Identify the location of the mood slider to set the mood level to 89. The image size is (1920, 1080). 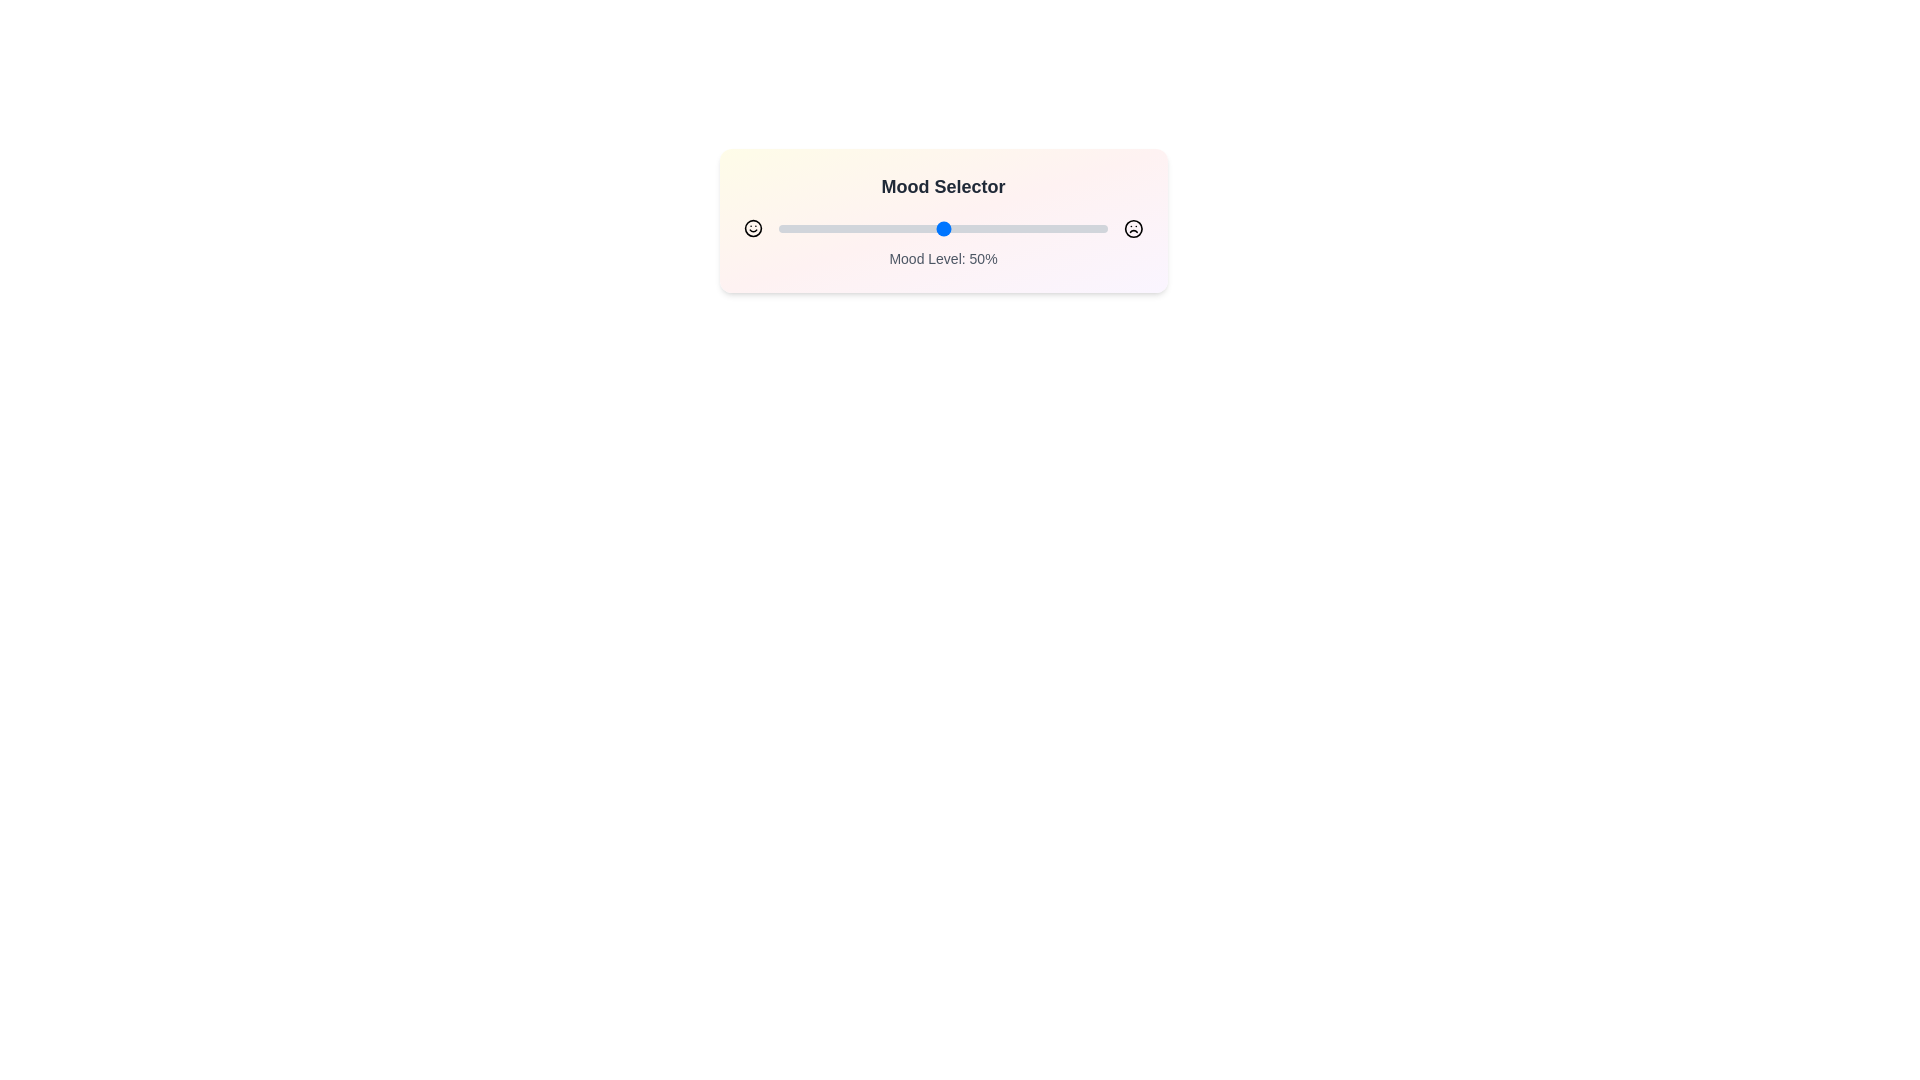
(1070, 227).